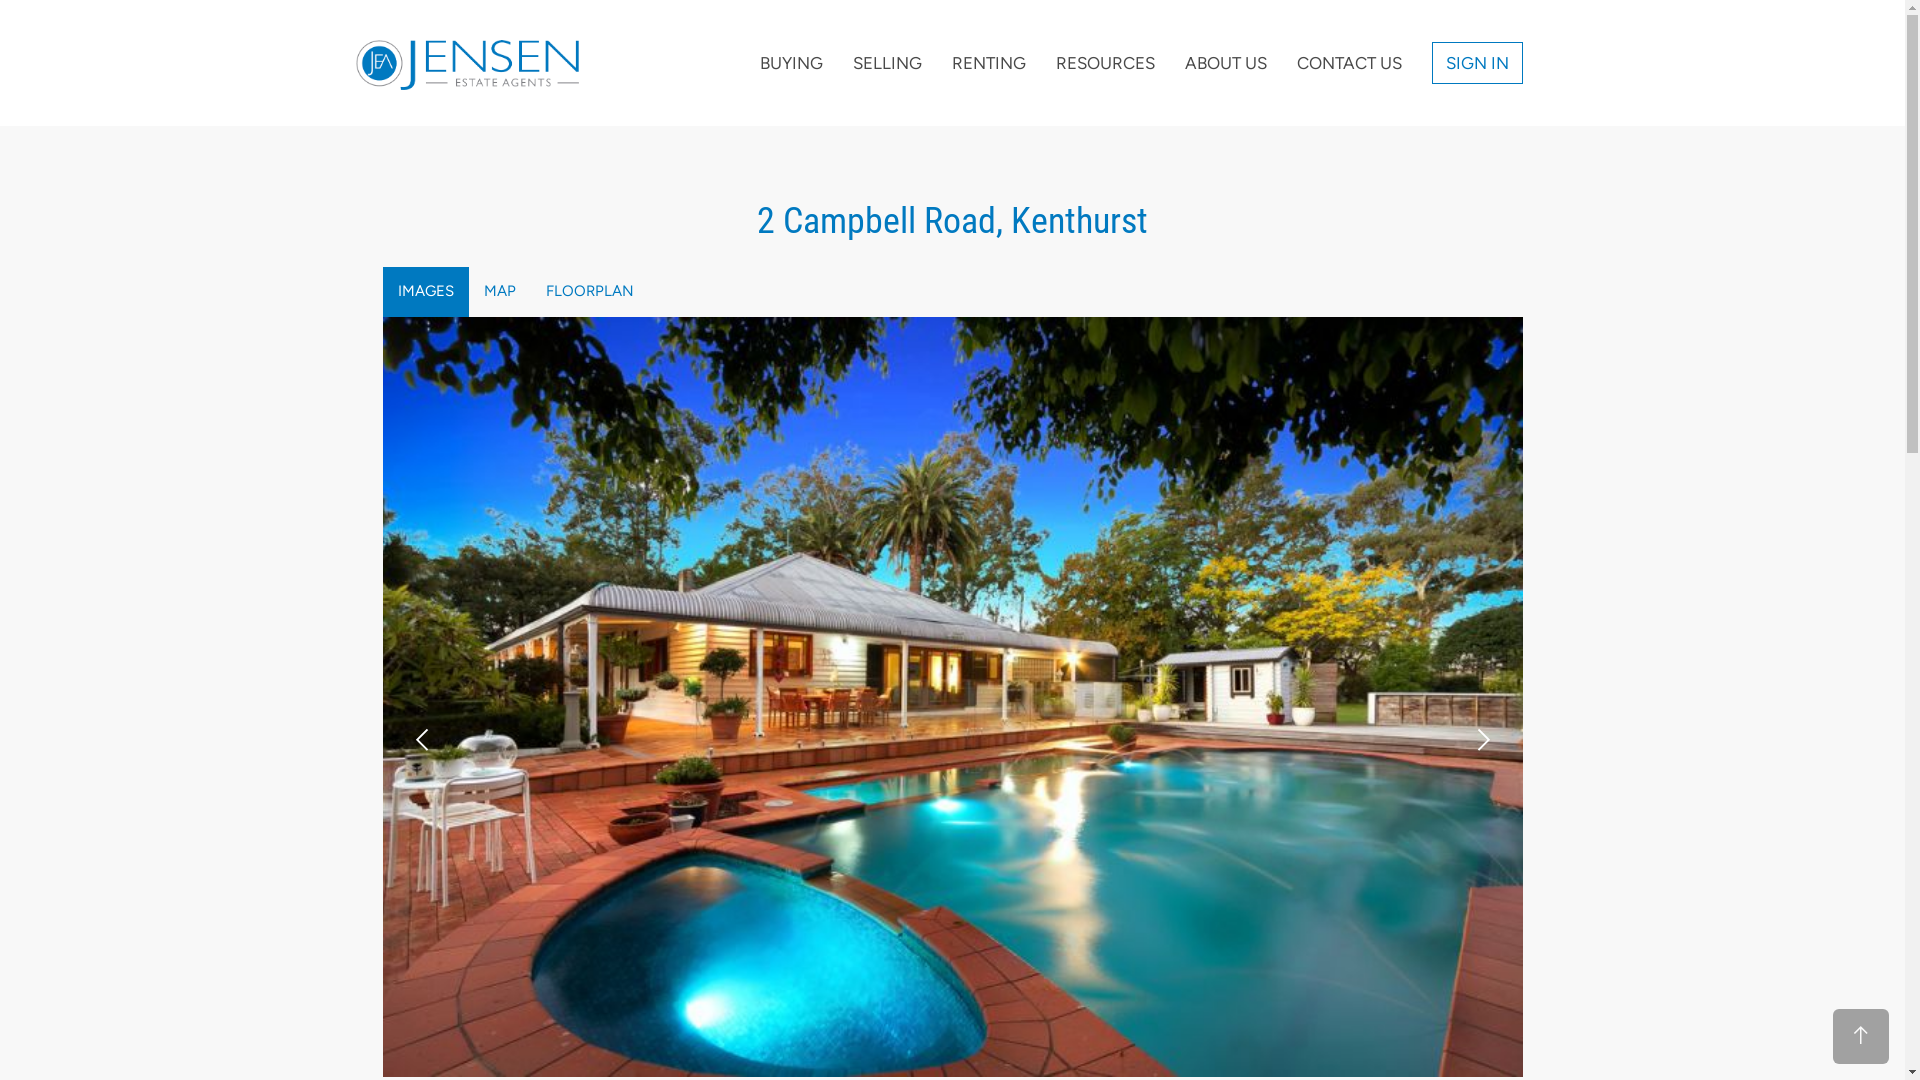 The width and height of the screenshot is (1920, 1080). Describe the element at coordinates (421, 740) in the screenshot. I see `'prev'` at that location.